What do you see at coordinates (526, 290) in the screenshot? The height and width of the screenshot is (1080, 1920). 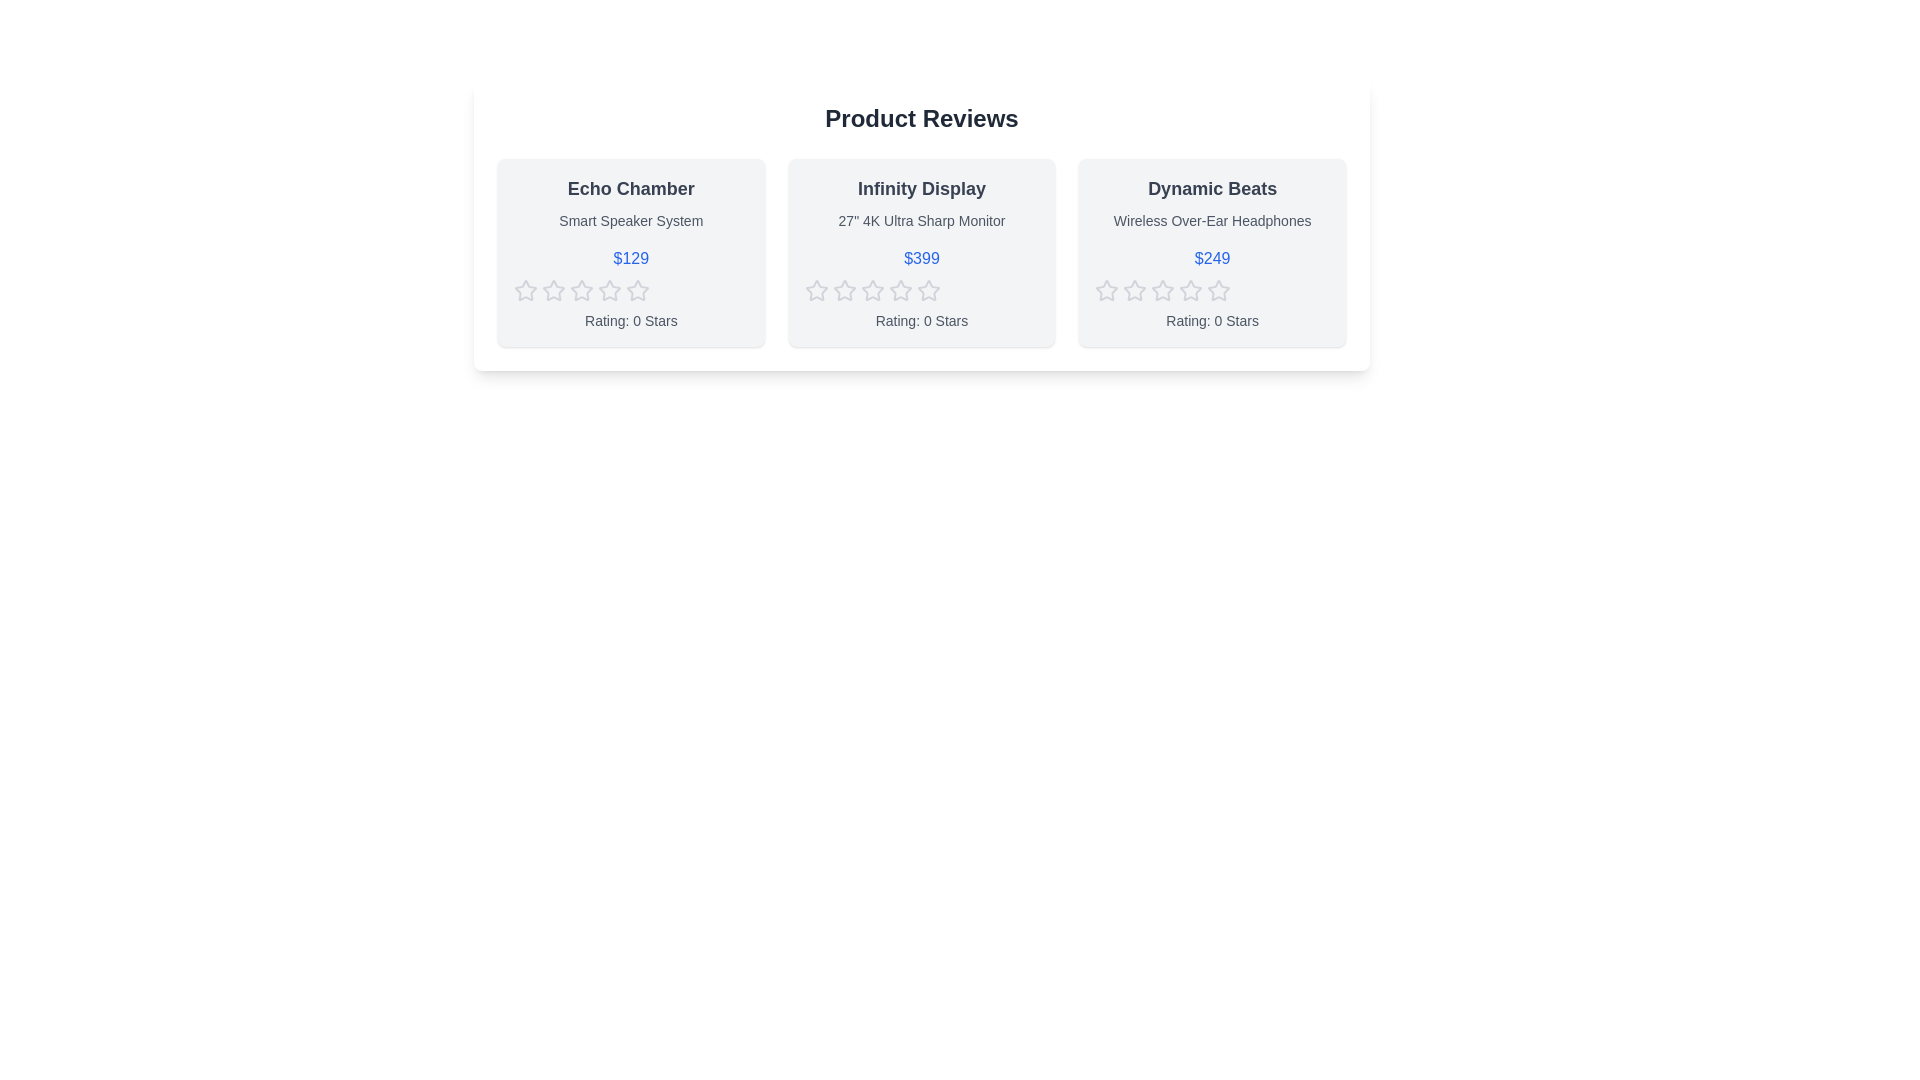 I see `the interactive rating star located in the first product review card titled 'Echo Chamber', positioned on the leftmost side as the first star in the horizontal row of rating stars` at bounding box center [526, 290].